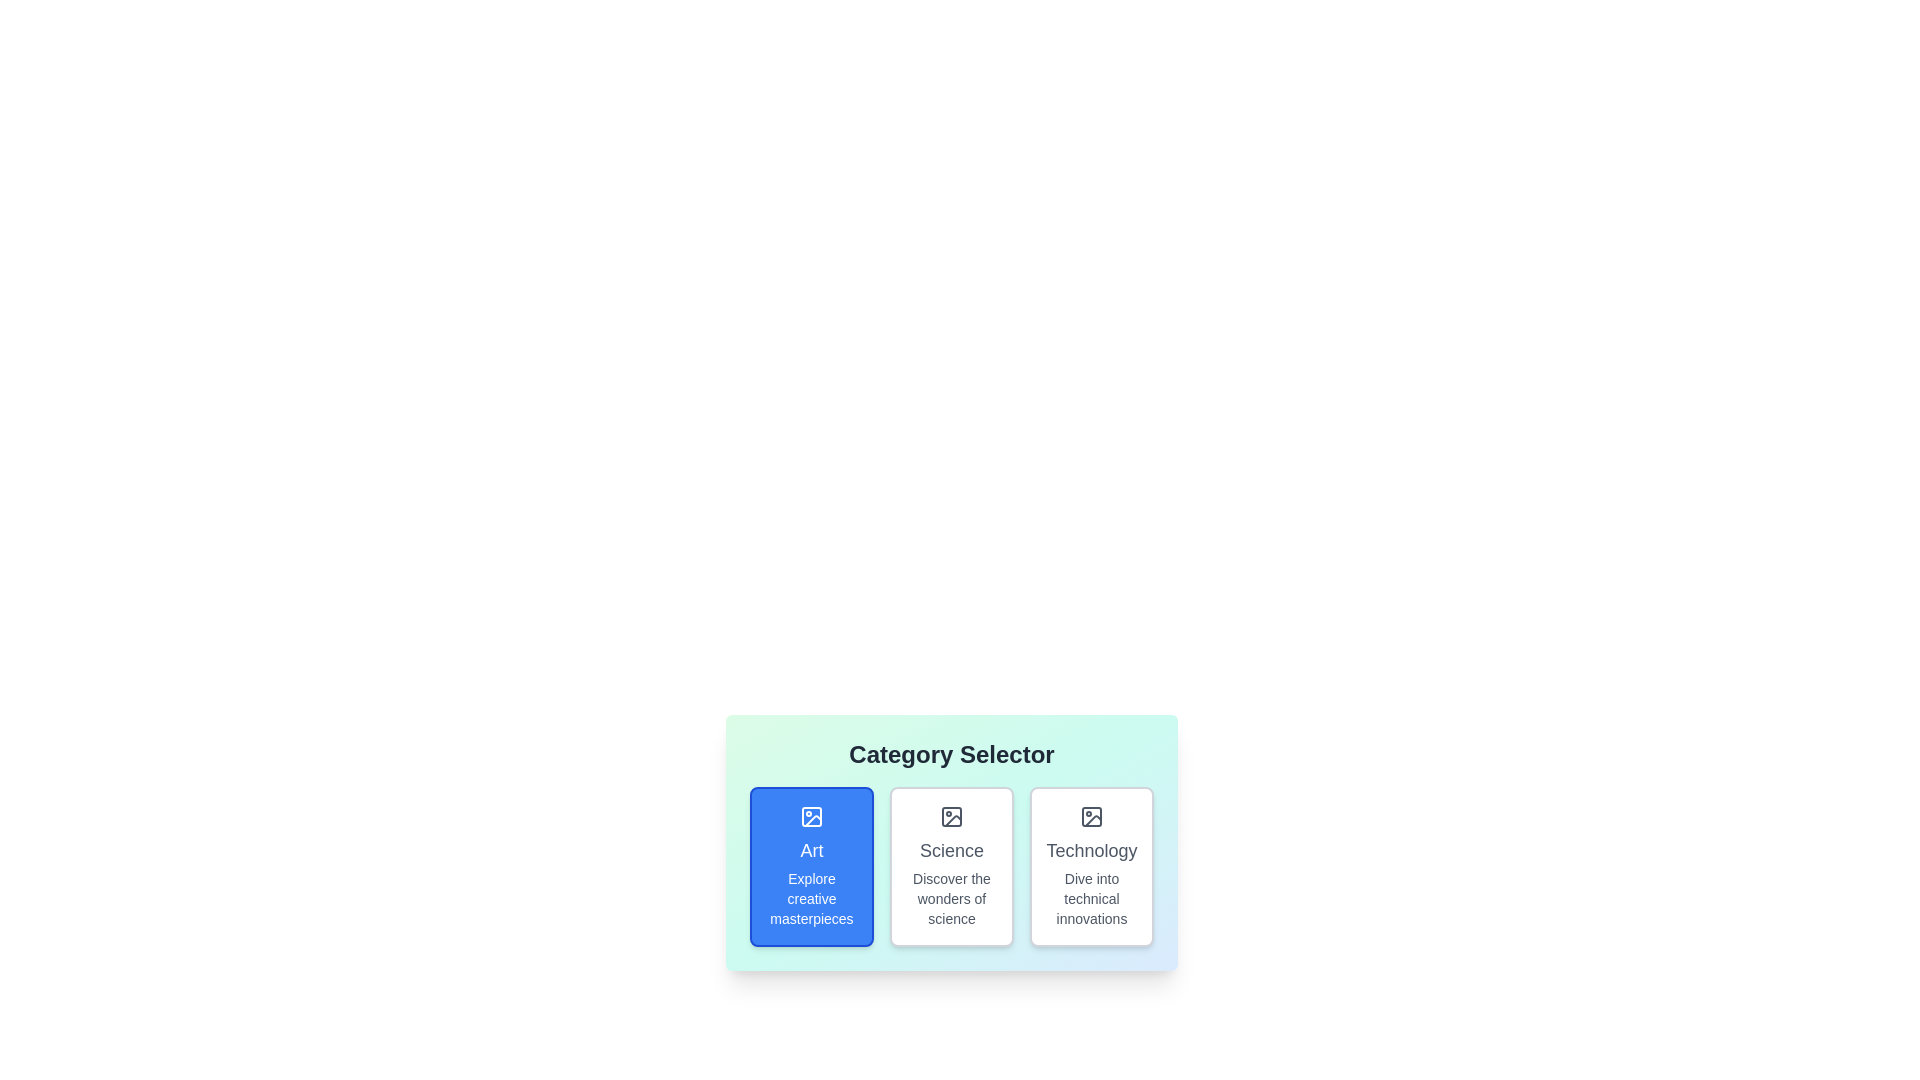 This screenshot has width=1920, height=1080. I want to click on the main heading of the component to view its text, so click(950, 755).